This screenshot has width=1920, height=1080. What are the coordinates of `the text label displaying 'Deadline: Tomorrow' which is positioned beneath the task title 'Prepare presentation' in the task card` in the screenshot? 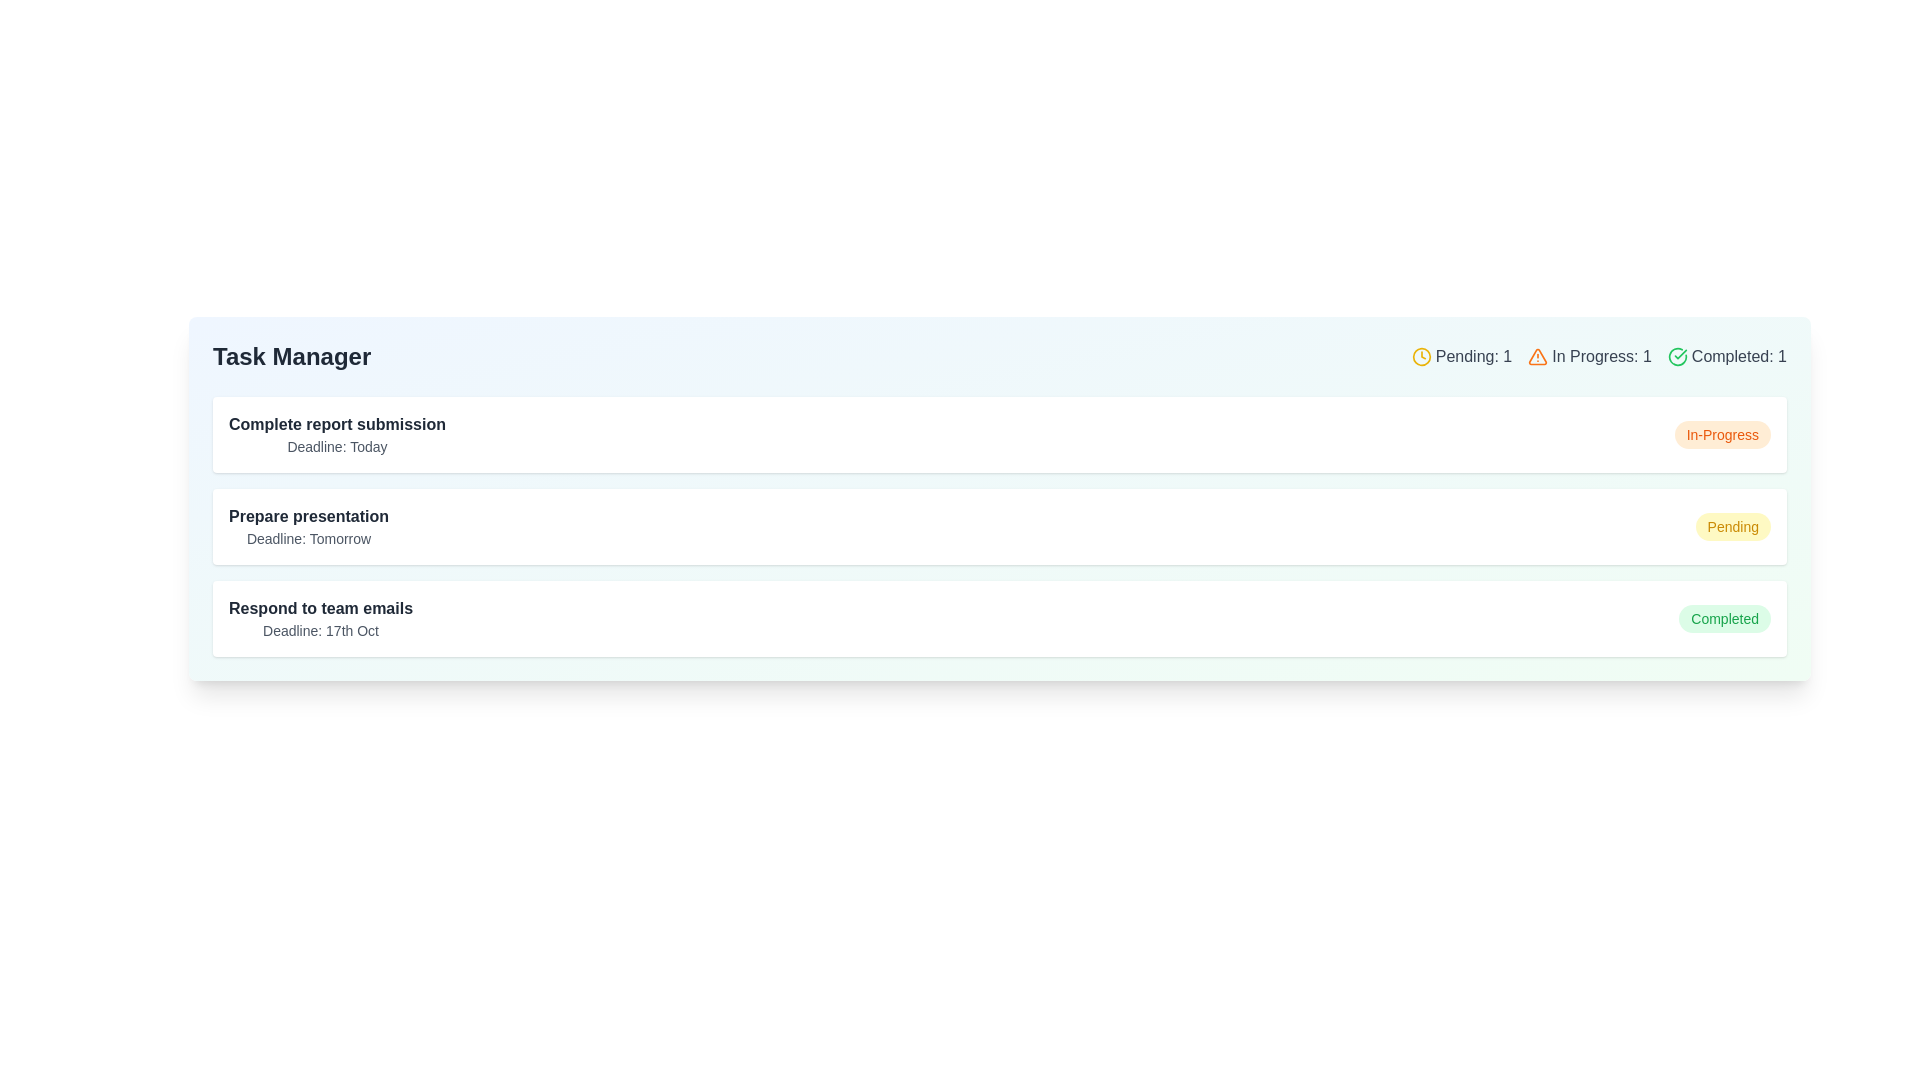 It's located at (308, 538).